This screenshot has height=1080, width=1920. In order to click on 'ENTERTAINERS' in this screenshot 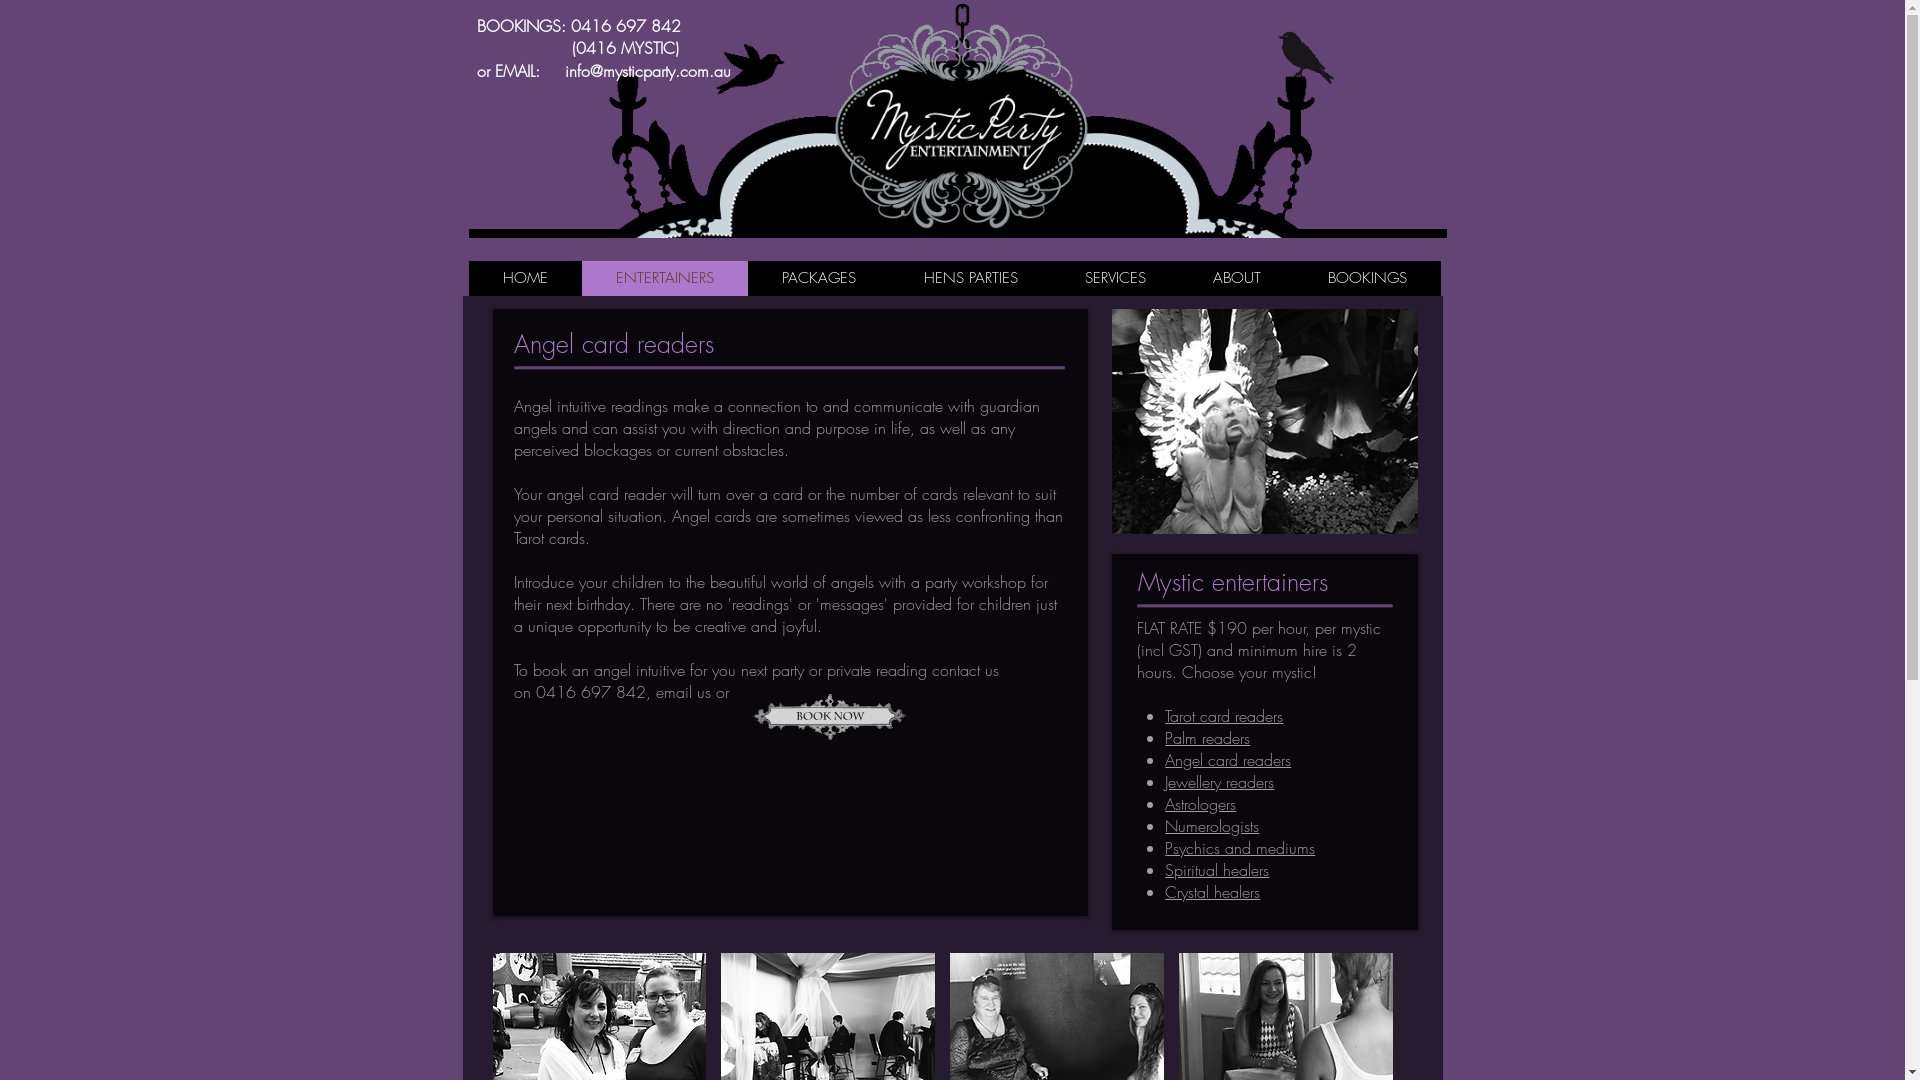, I will do `click(665, 278)`.